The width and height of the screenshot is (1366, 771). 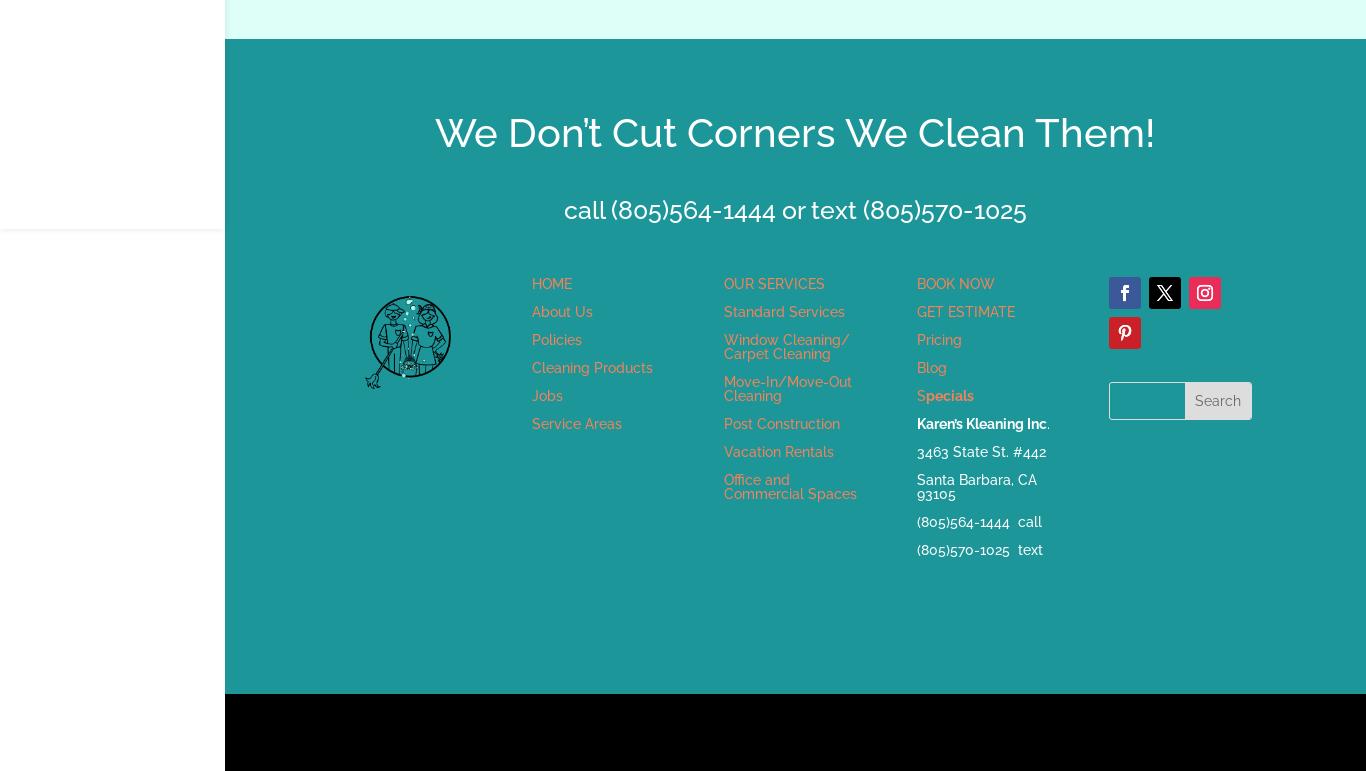 I want to click on 'Move-In/Move-Out Cleaning', so click(x=788, y=386).